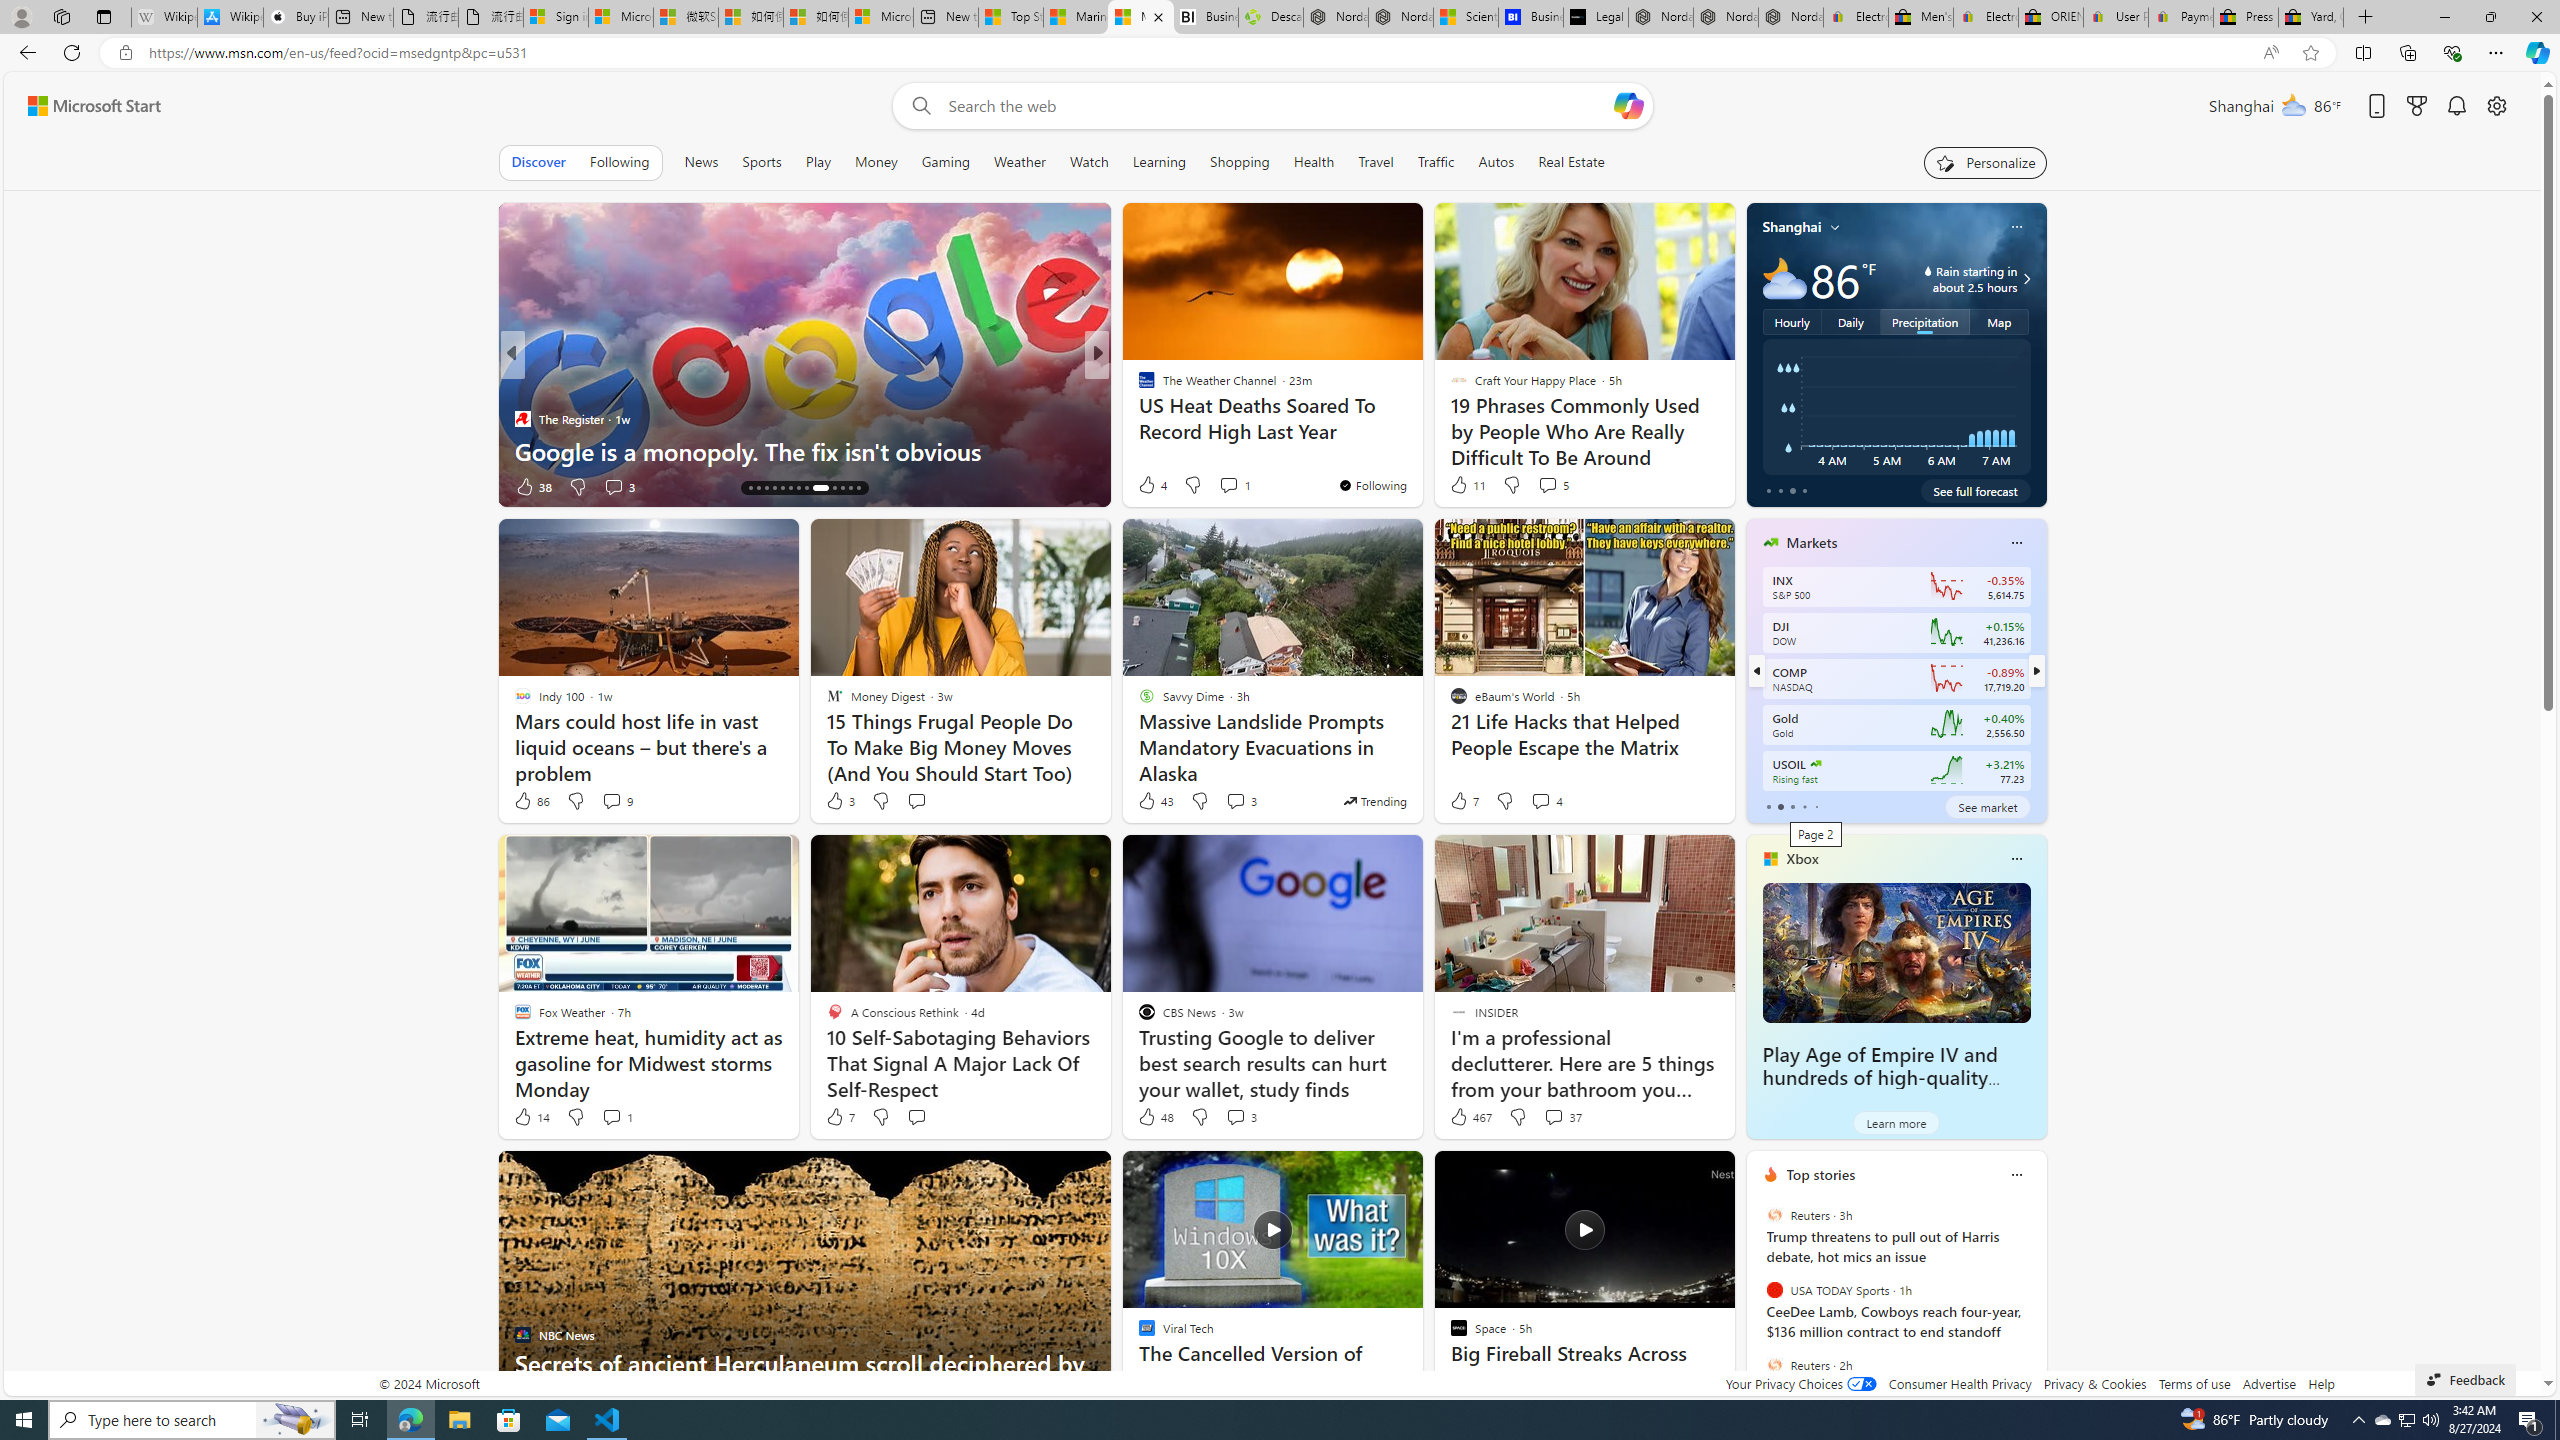 This screenshot has height=1440, width=2560. What do you see at coordinates (1235, 486) in the screenshot?
I see `'View comments 2 Comment'` at bounding box center [1235, 486].